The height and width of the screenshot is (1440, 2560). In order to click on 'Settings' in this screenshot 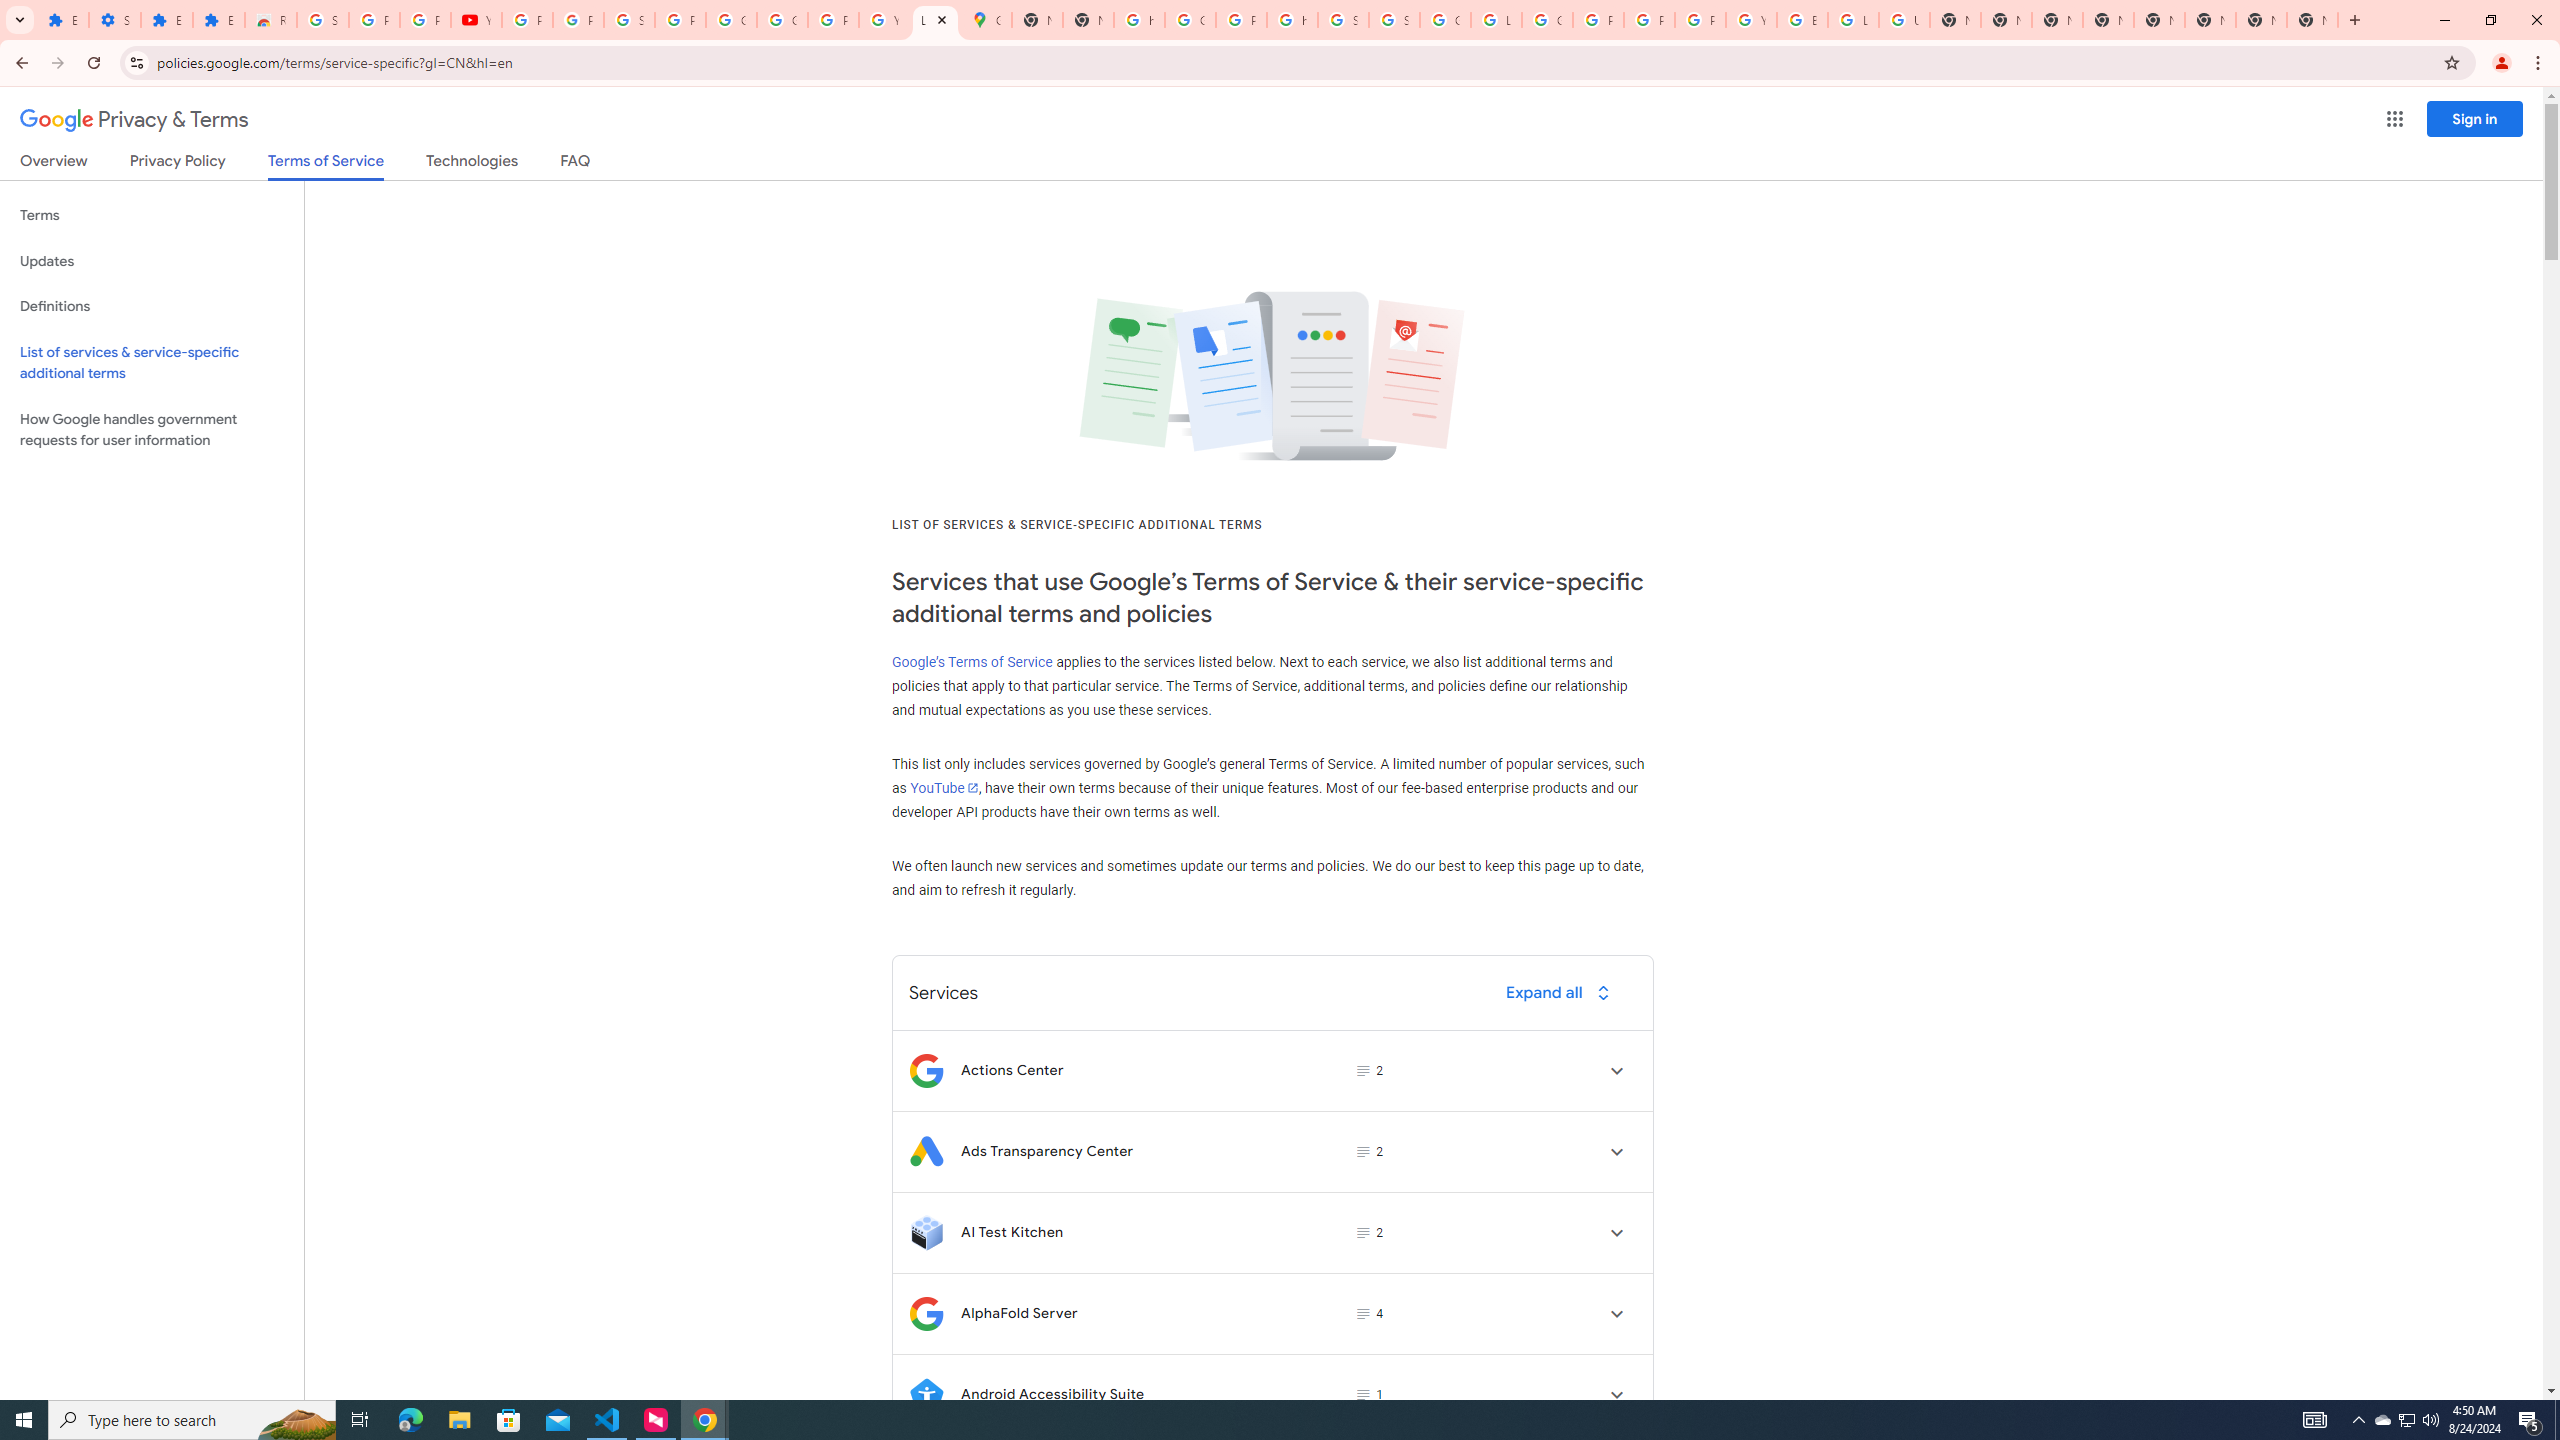, I will do `click(114, 19)`.